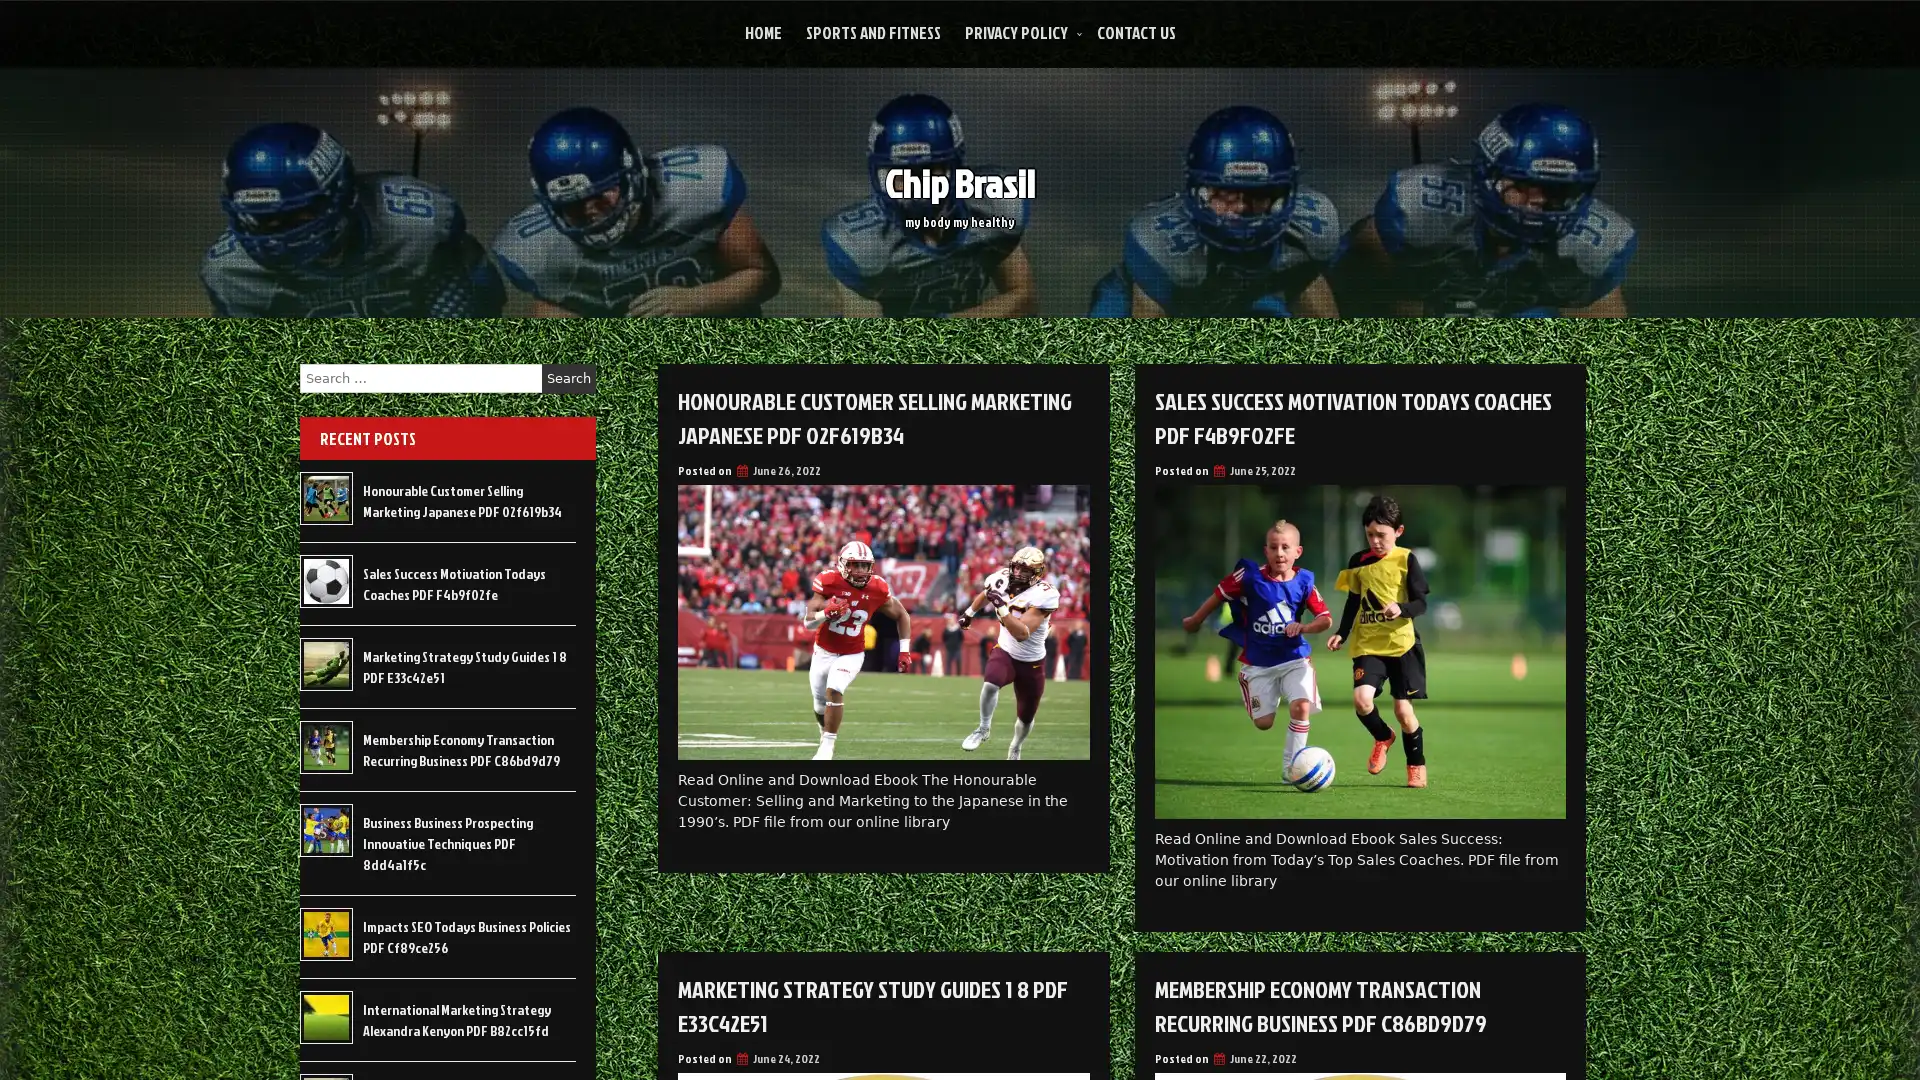 This screenshot has height=1080, width=1920. What do you see at coordinates (568, 378) in the screenshot?
I see `Search` at bounding box center [568, 378].